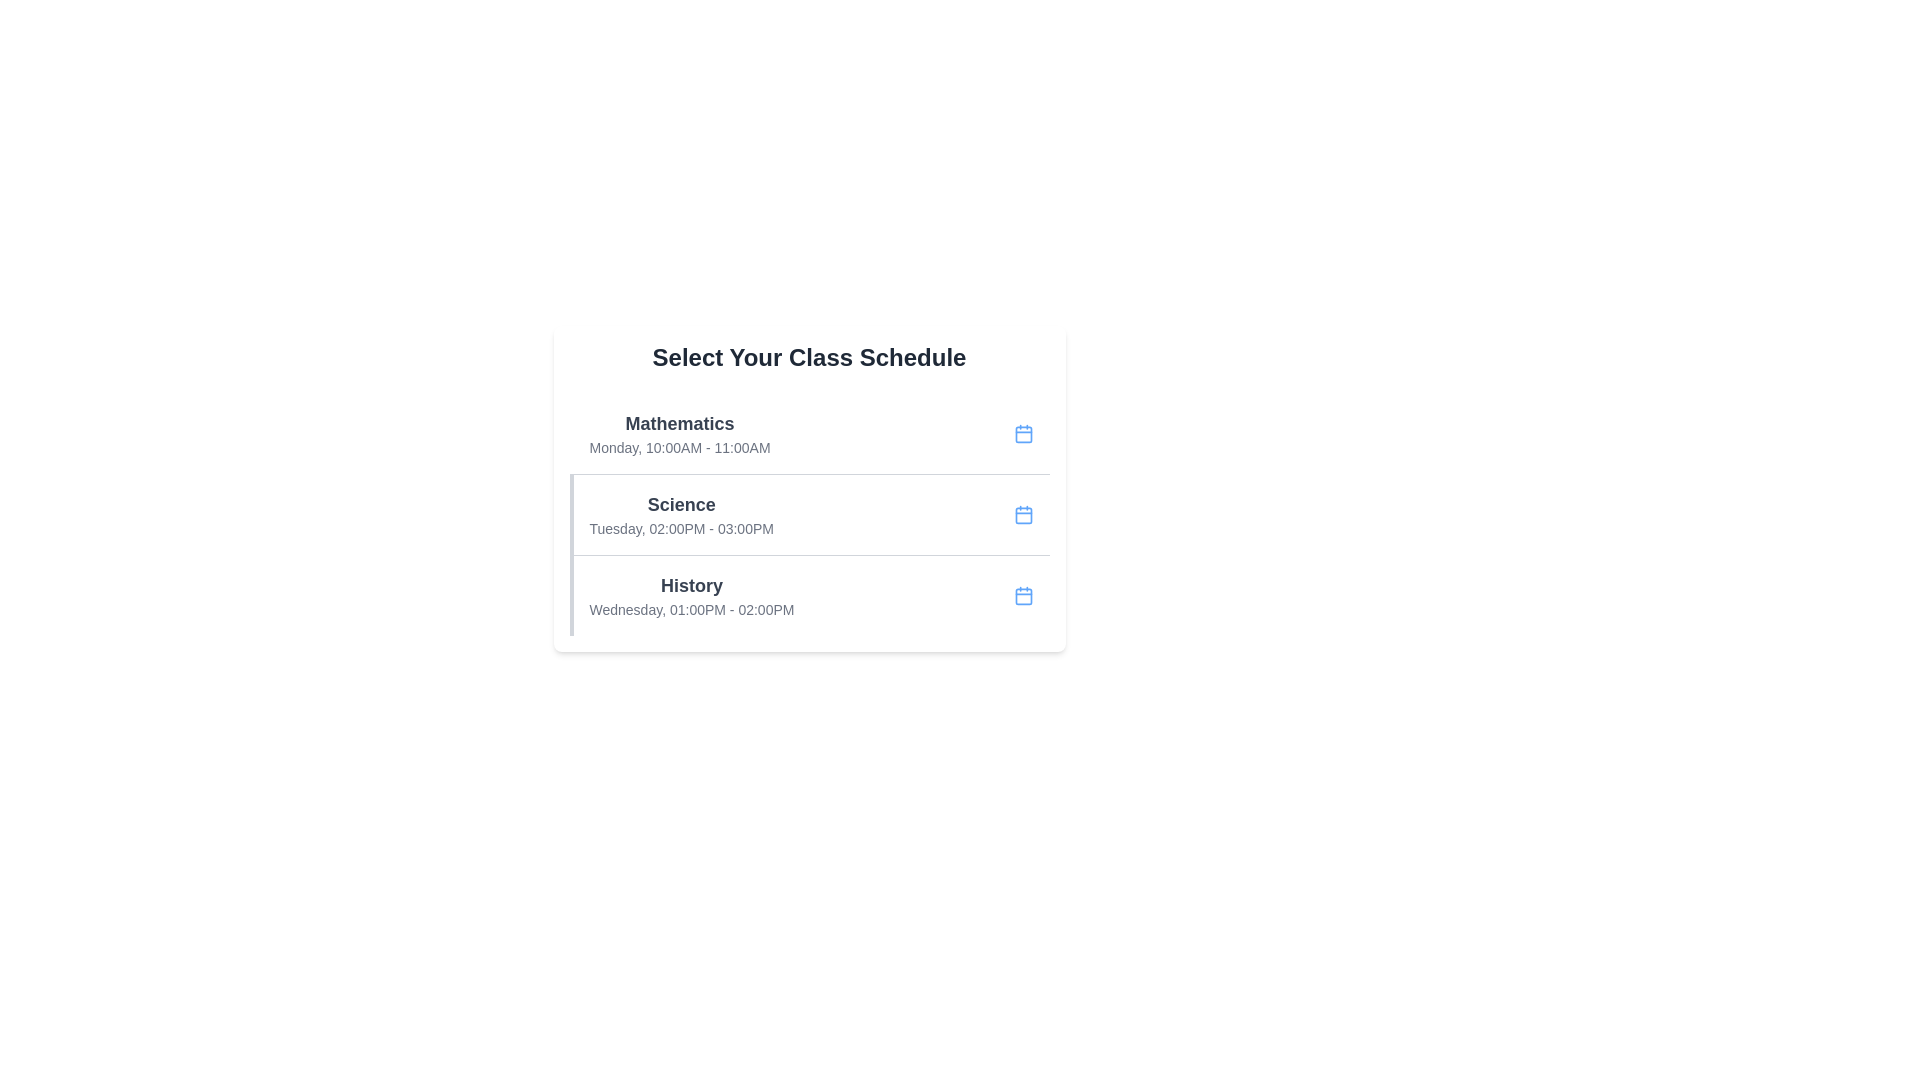 This screenshot has height=1080, width=1920. What do you see at coordinates (691, 608) in the screenshot?
I see `the text displaying the schedule 'Wednesday, 01:00PM - 02:00PM' which is styled in smaller gray-colored font and located below the 'History' label` at bounding box center [691, 608].